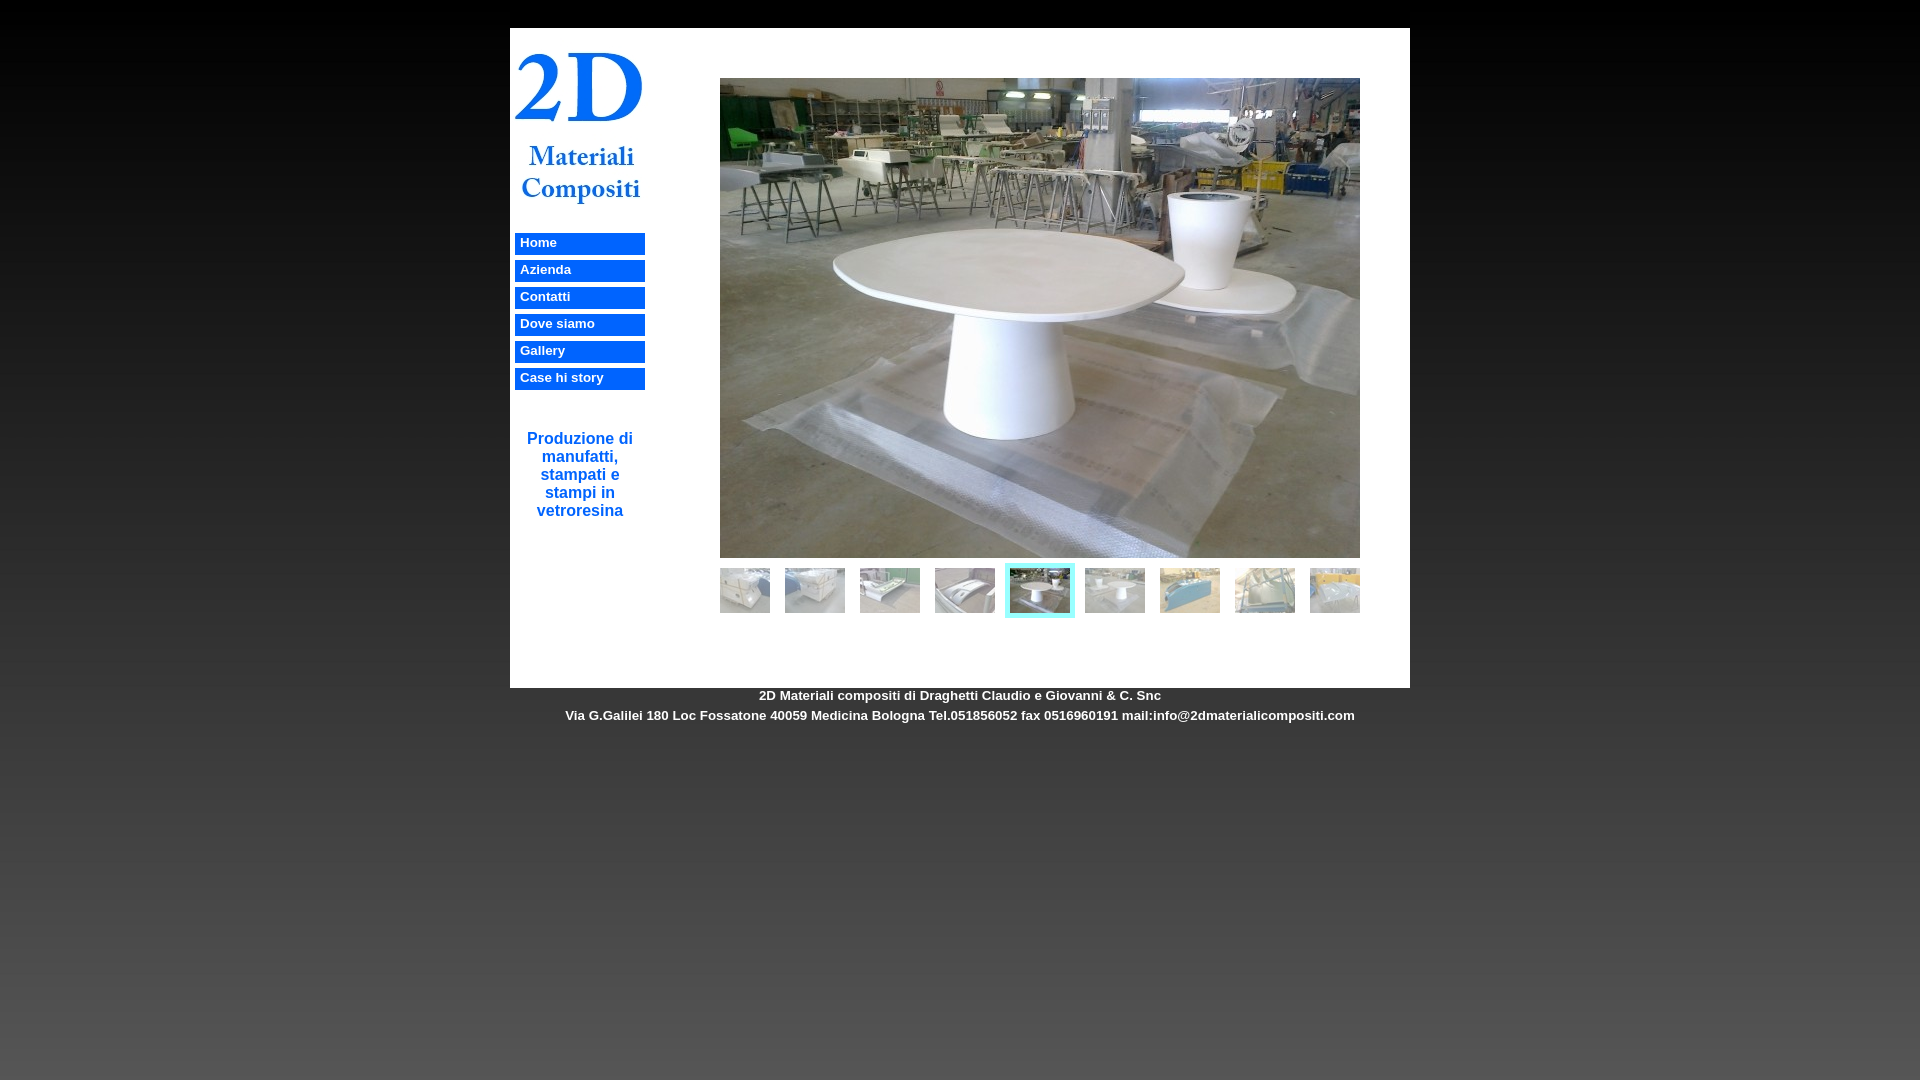  What do you see at coordinates (545, 268) in the screenshot?
I see `'Azienda'` at bounding box center [545, 268].